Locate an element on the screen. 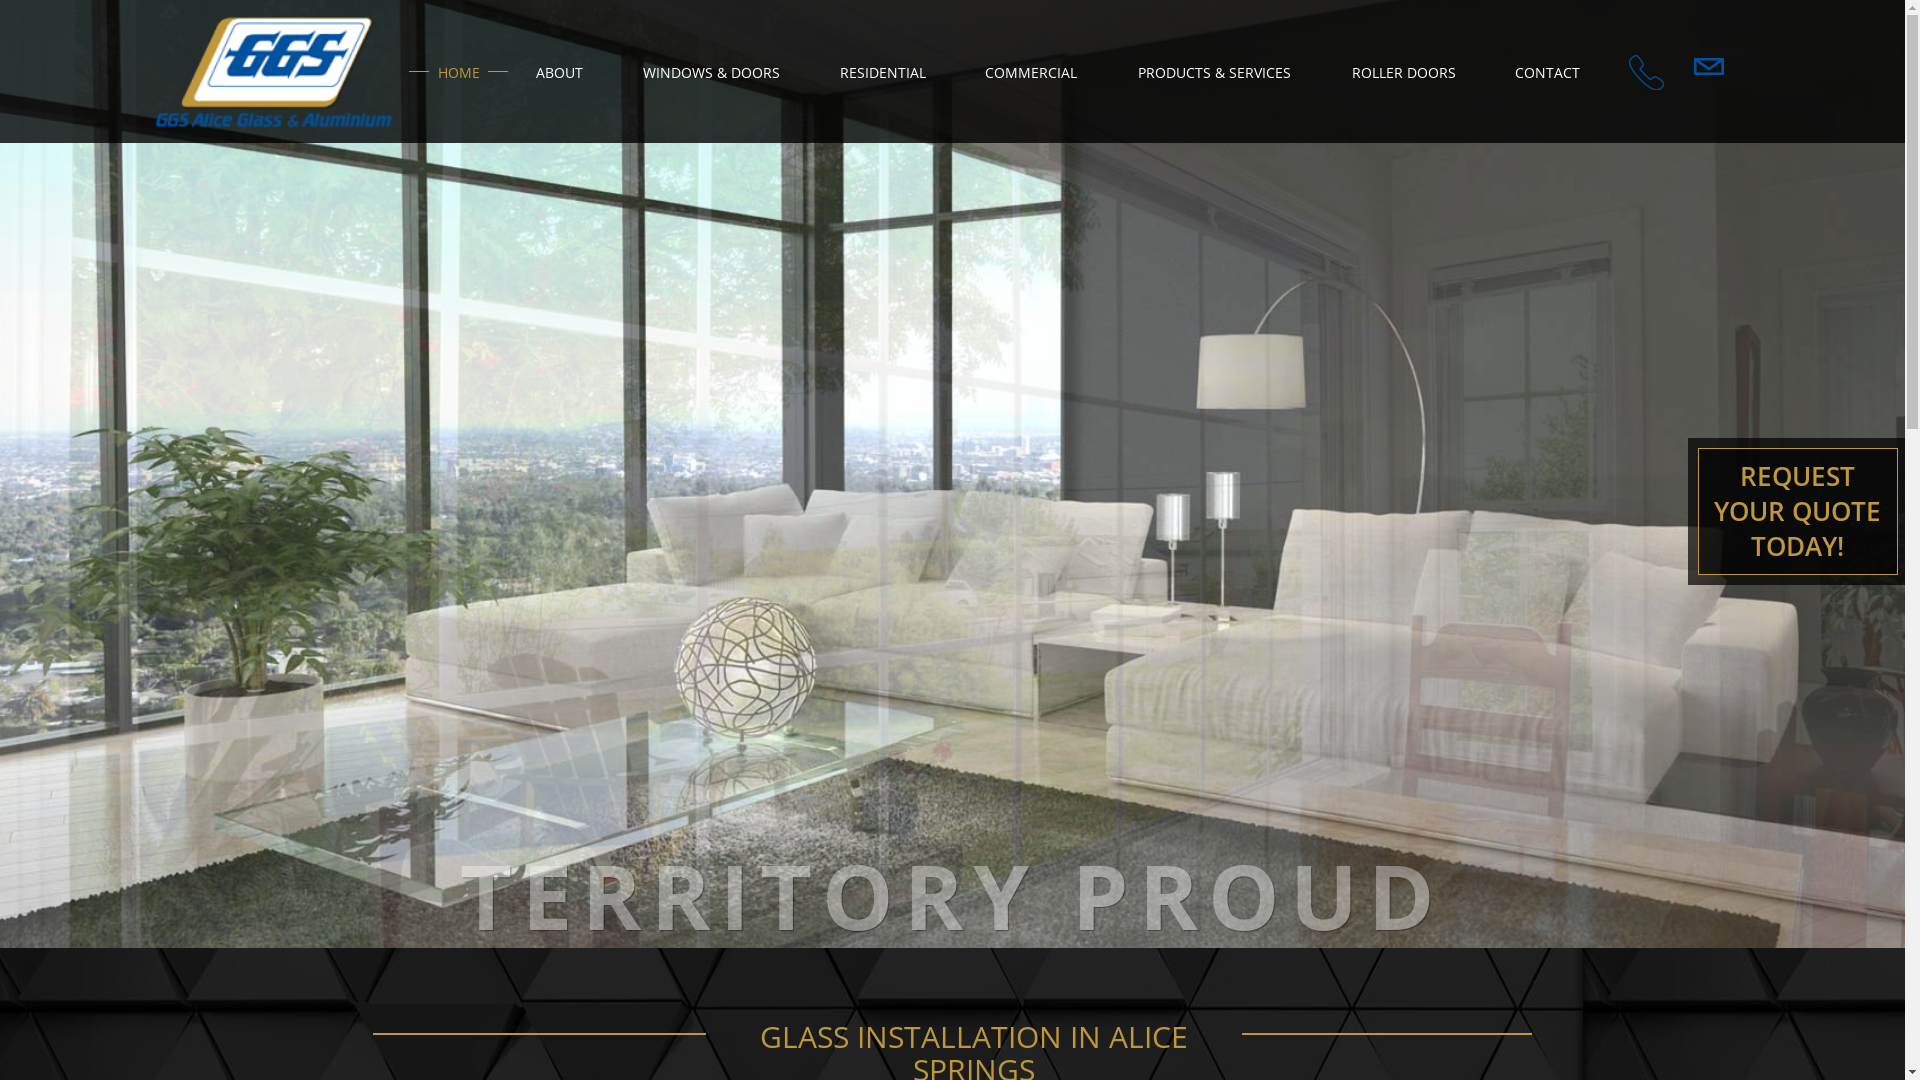 The width and height of the screenshot is (1920, 1080). 'COMMERCIAL' is located at coordinates (1031, 70).